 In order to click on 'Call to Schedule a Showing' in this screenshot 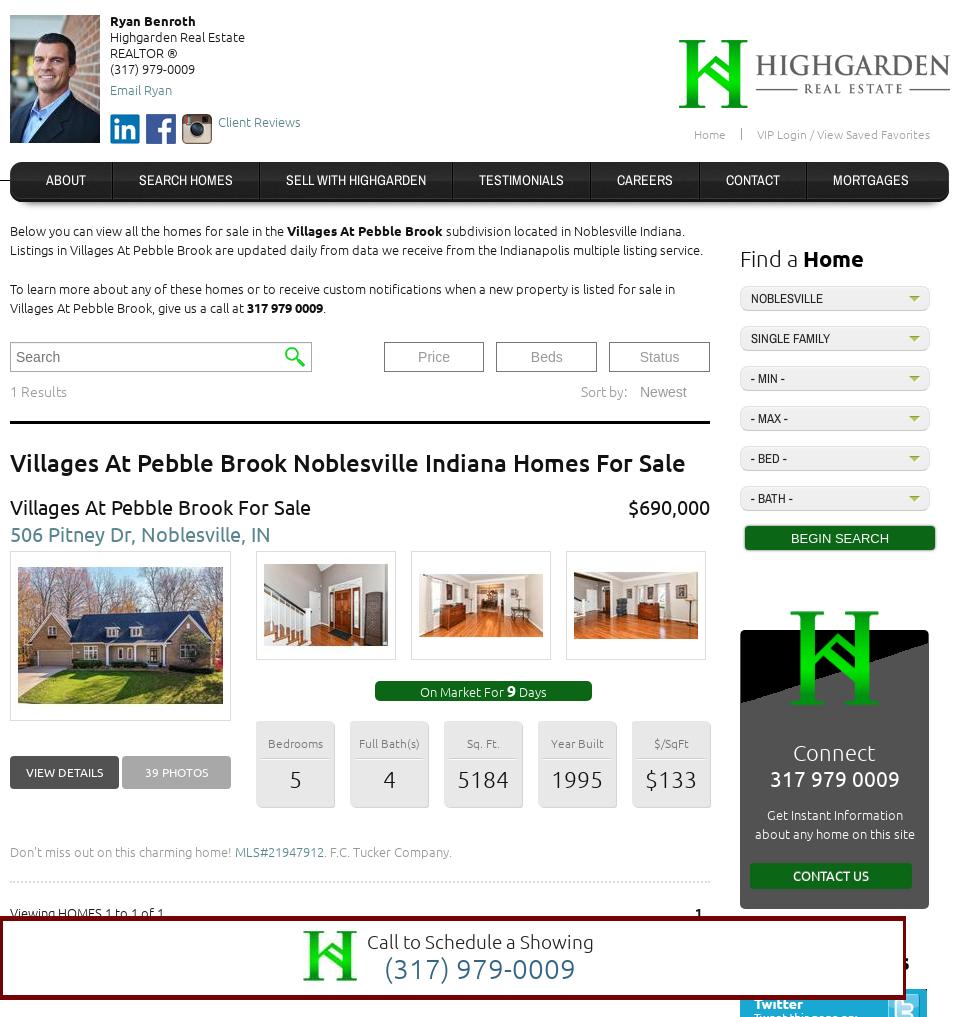, I will do `click(479, 939)`.